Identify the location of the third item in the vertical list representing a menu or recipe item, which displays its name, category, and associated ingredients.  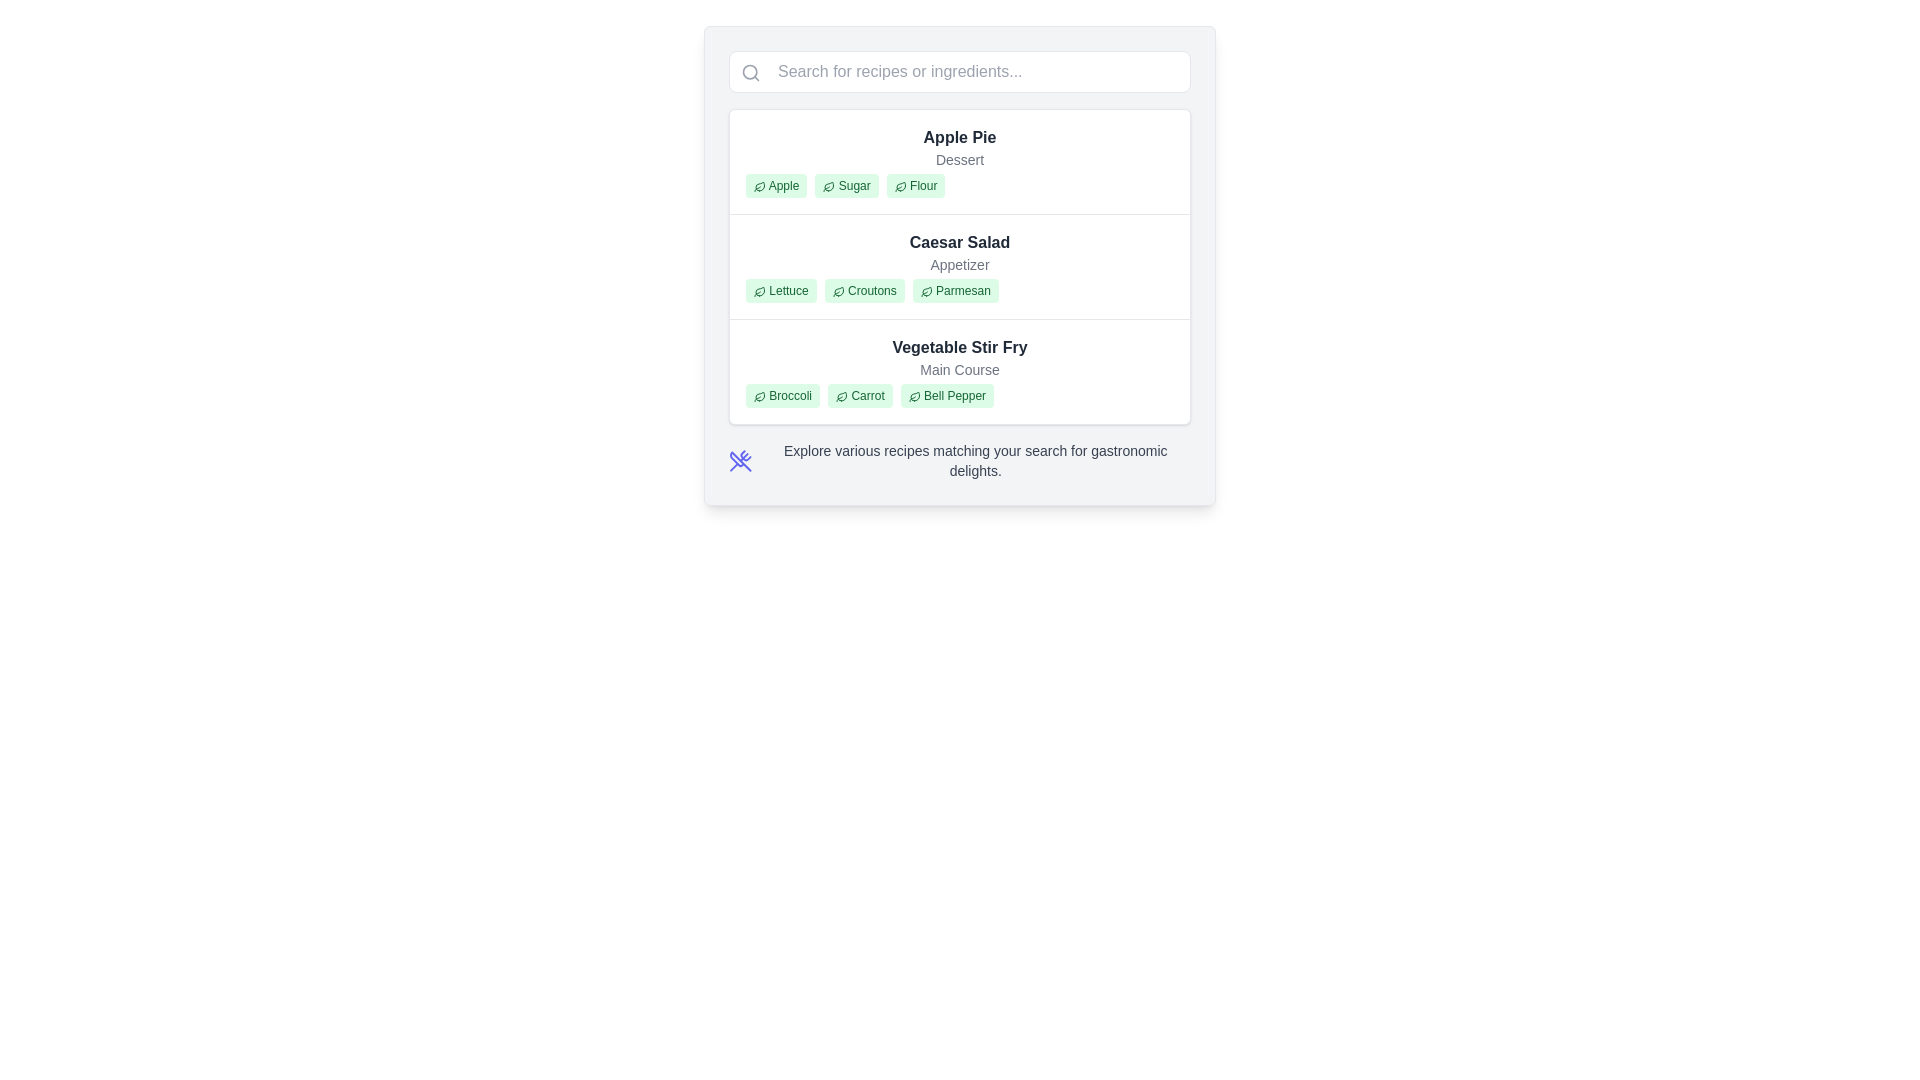
(960, 371).